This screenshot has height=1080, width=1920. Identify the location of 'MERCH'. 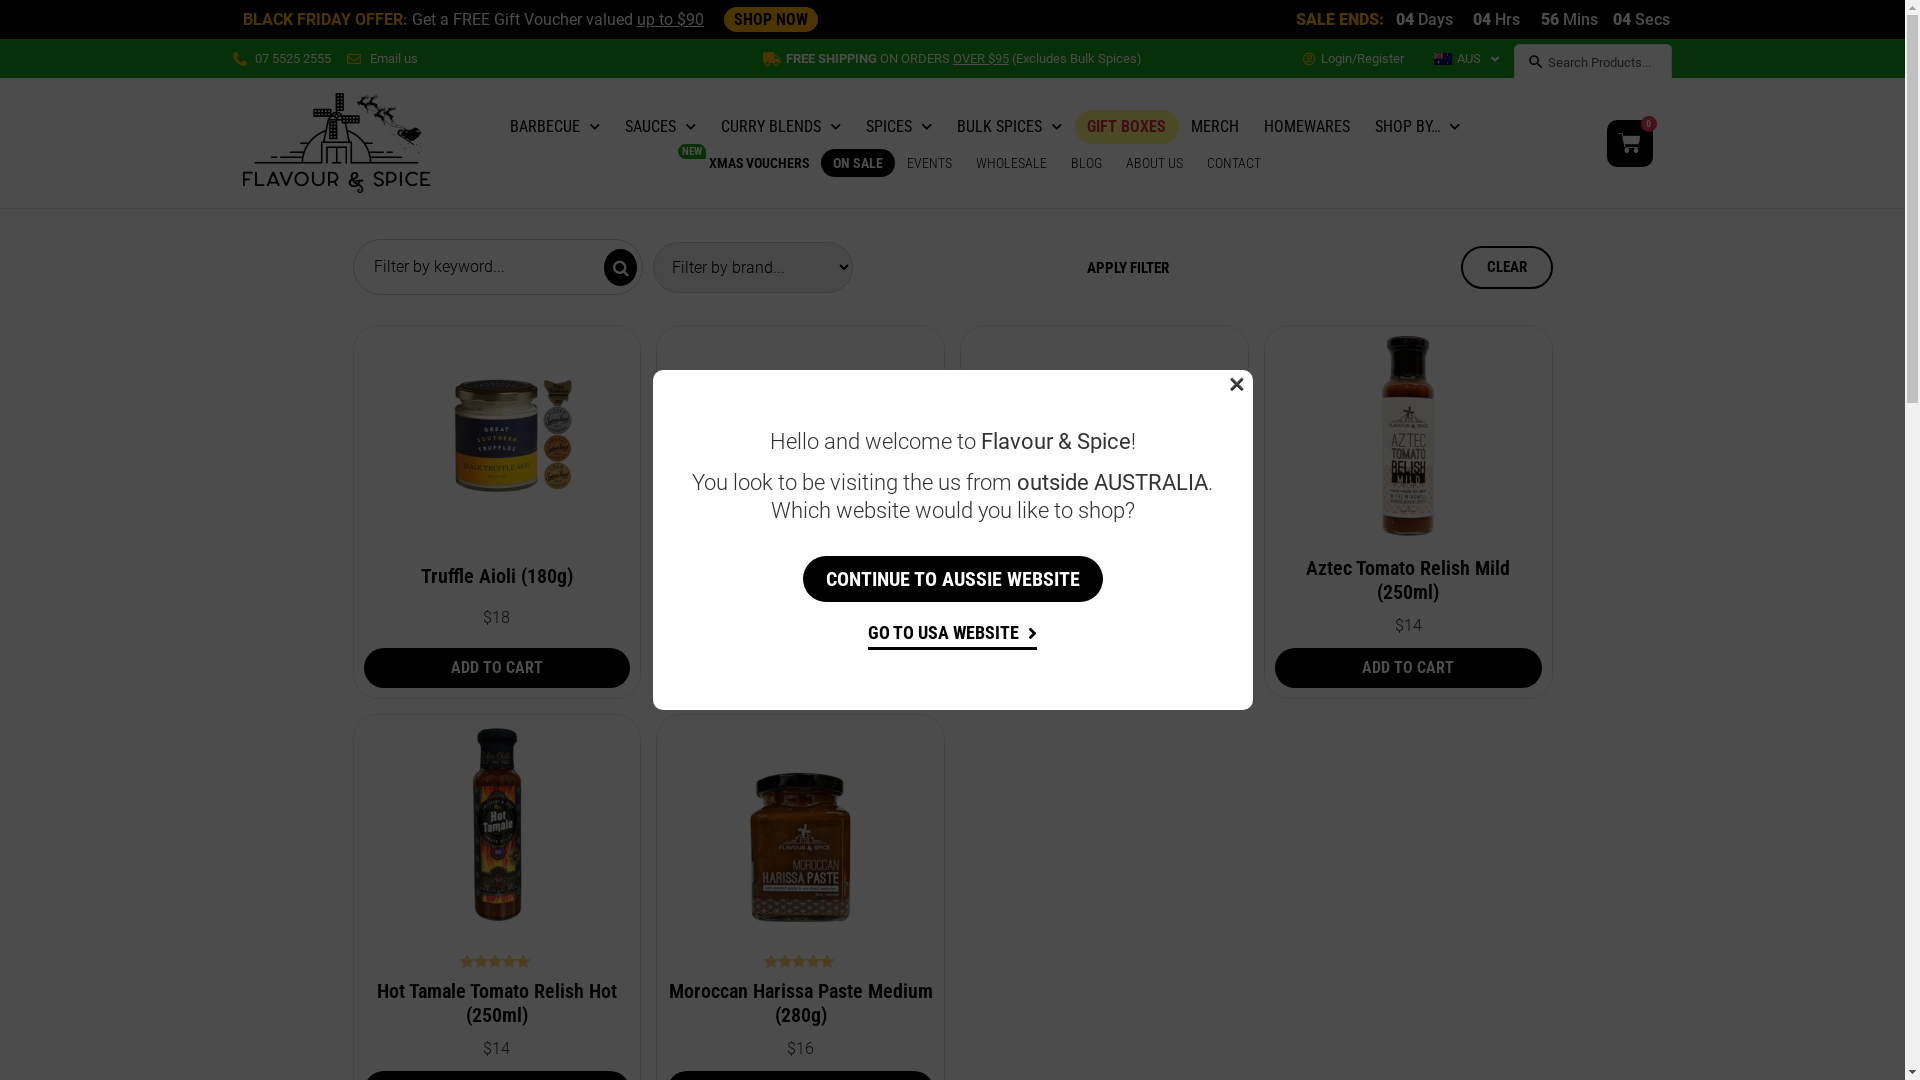
(1213, 127).